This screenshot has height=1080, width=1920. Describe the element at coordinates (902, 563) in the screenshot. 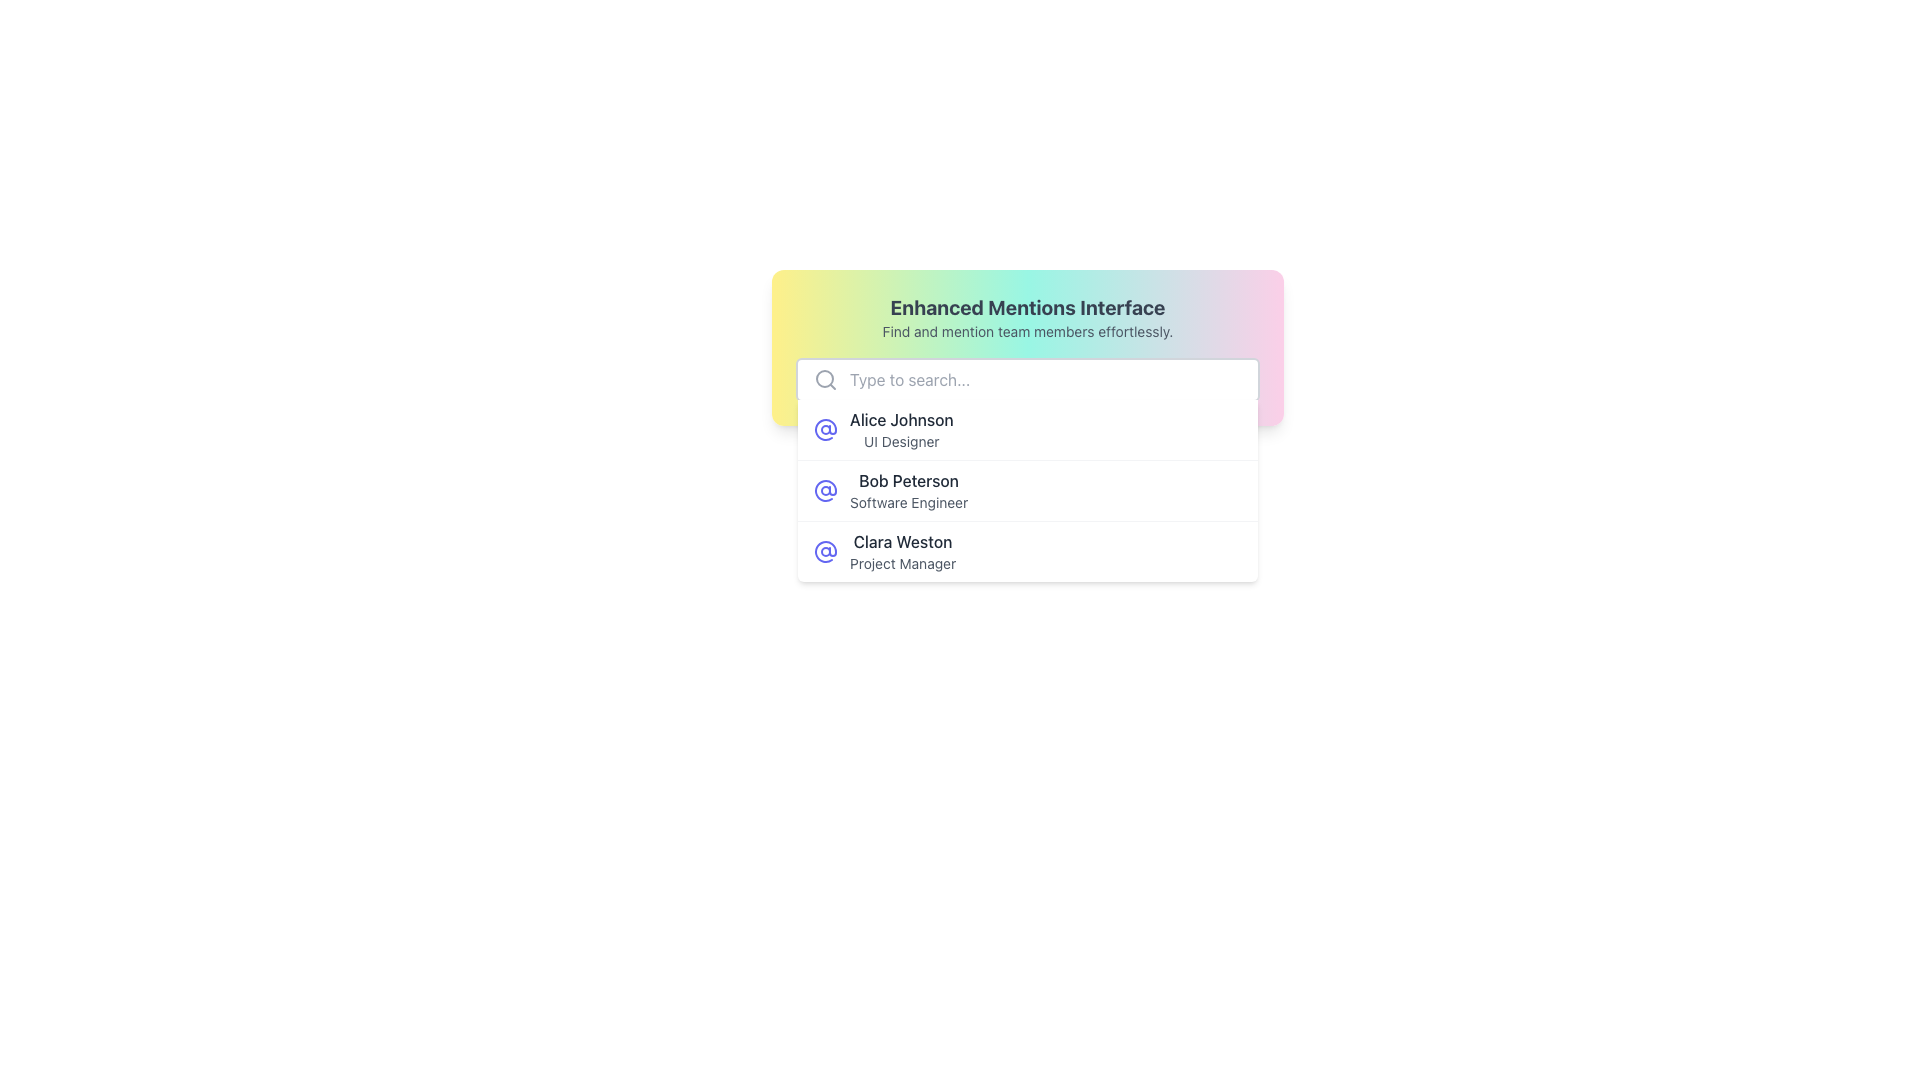

I see `the text label providing descriptive information about 'Clara Weston', which is the secondary text in the third list item of the dropdown interface` at that location.